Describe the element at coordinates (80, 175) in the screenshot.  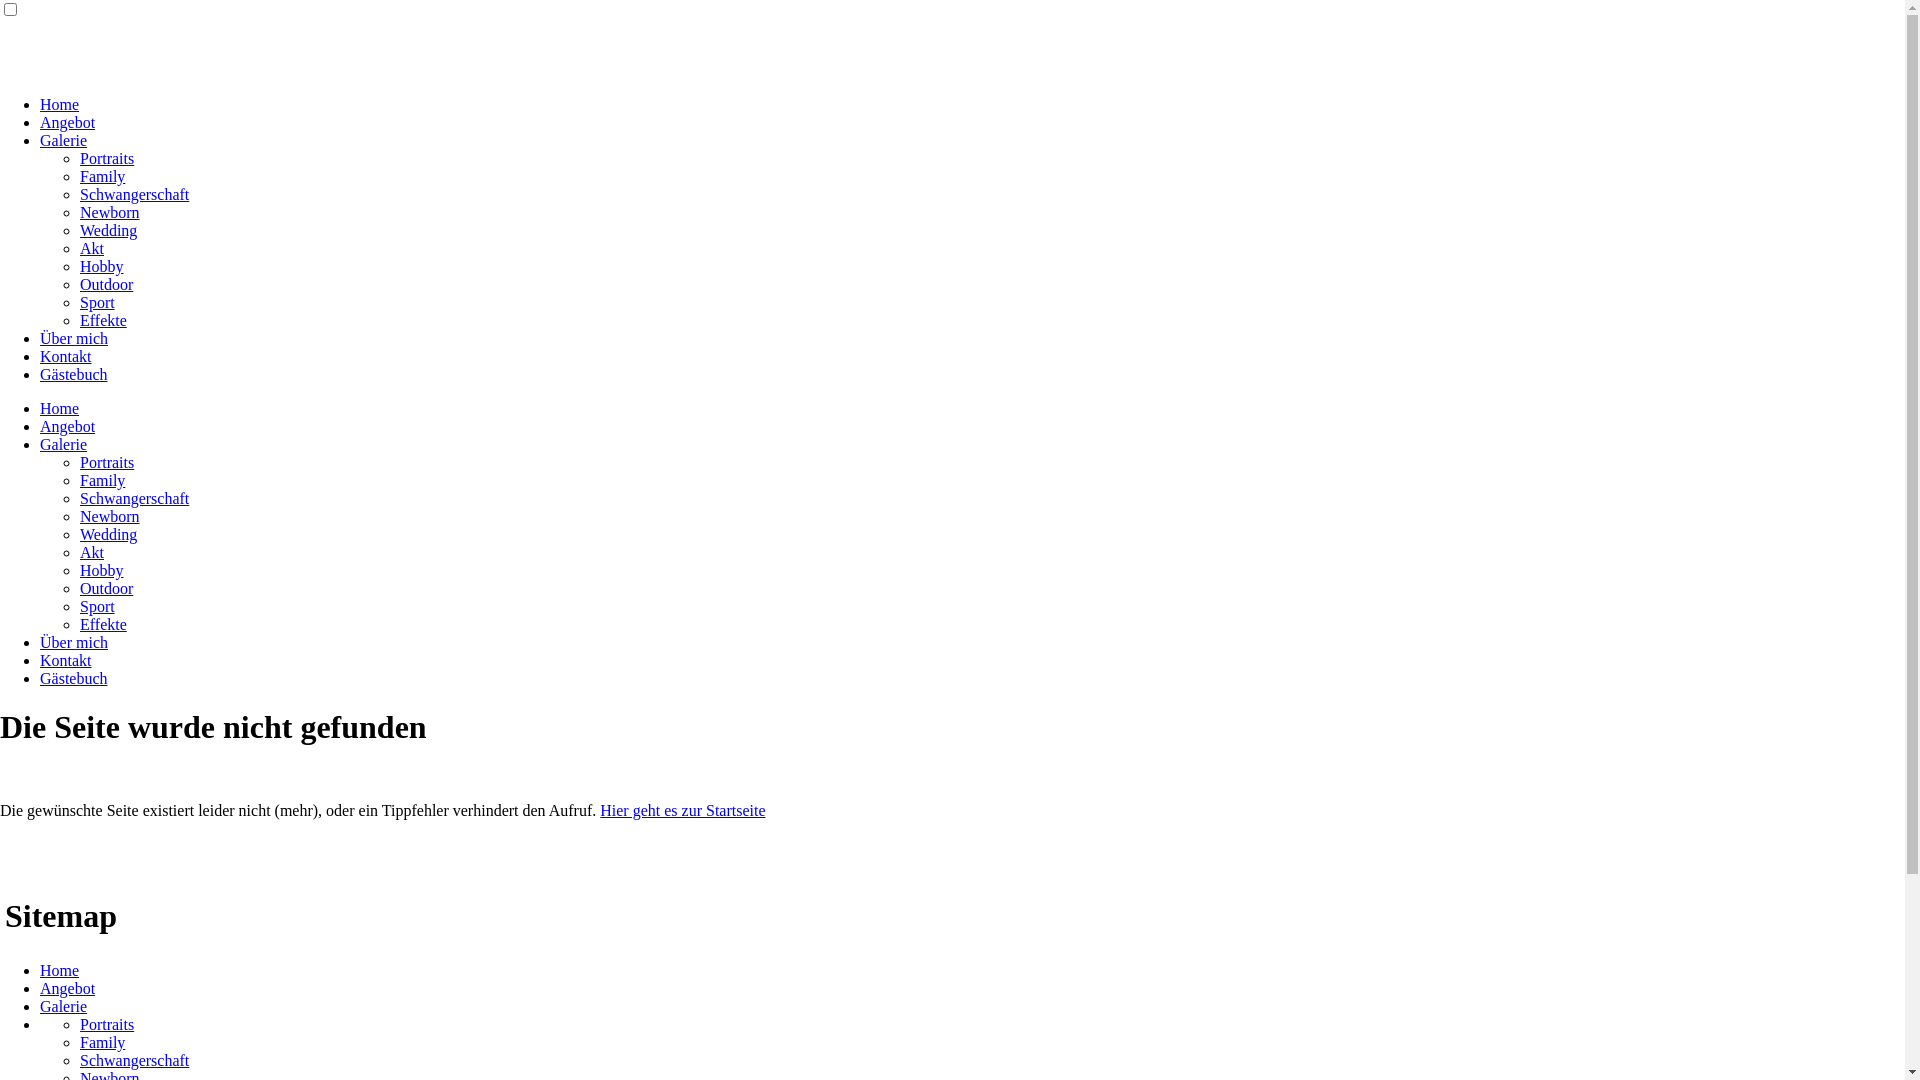
I see `'Family'` at that location.